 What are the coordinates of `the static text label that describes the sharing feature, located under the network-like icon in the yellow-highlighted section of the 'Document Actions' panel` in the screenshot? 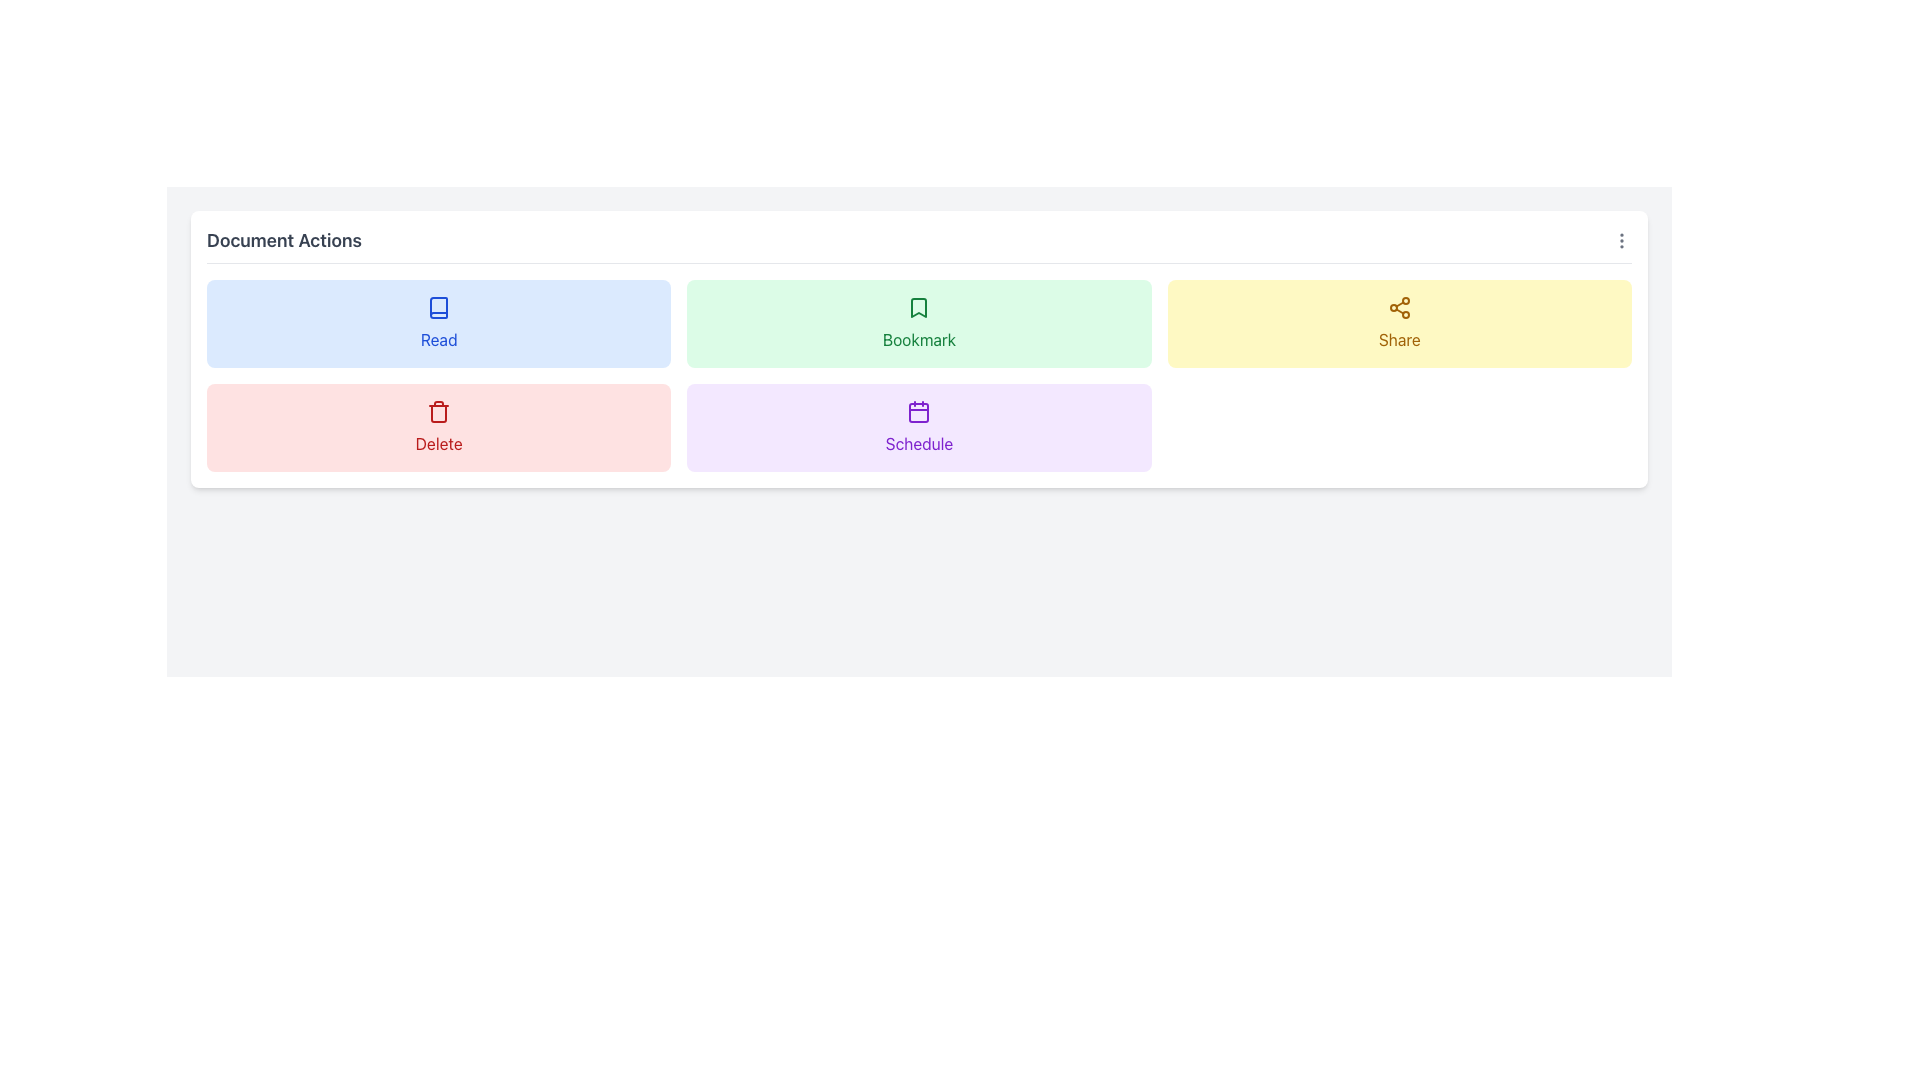 It's located at (1398, 338).